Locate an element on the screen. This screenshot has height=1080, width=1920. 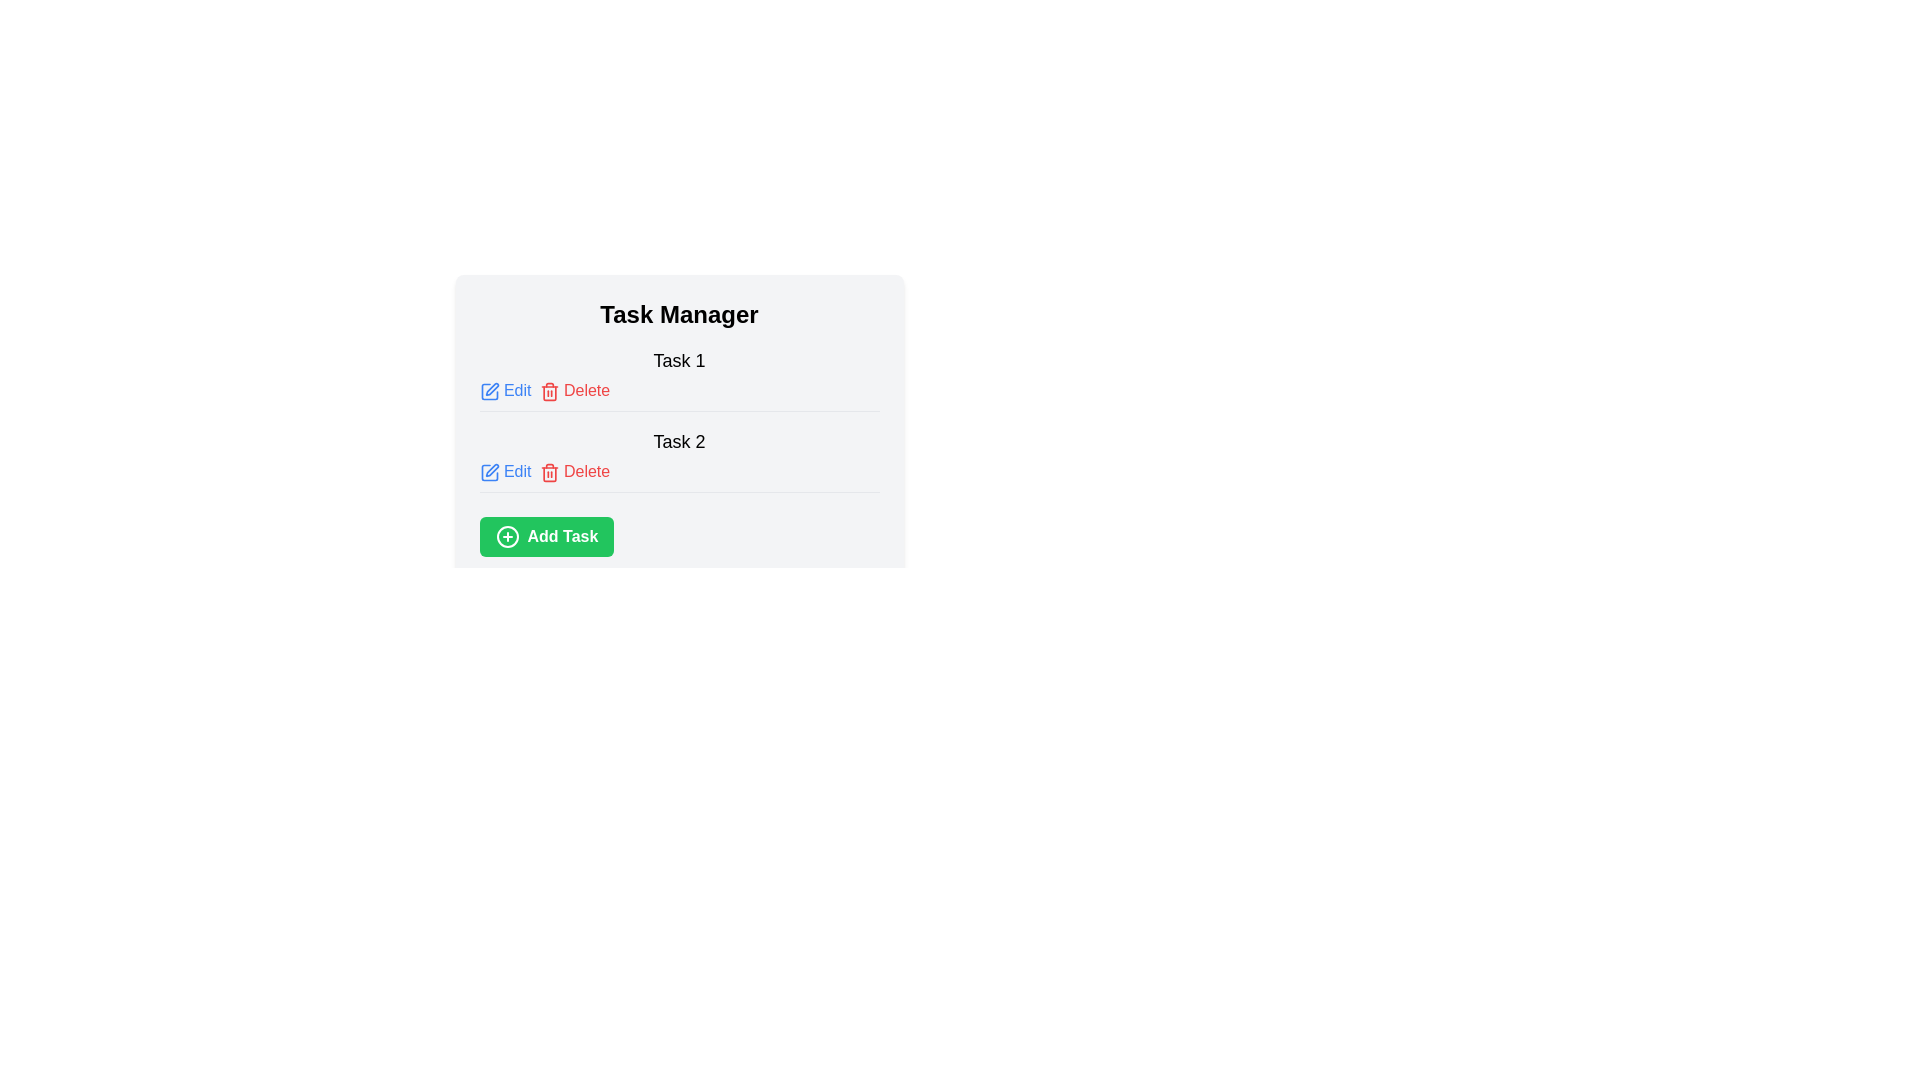
the 'Delete' button, which is a red textual label accompanied by a trashcan icon, positioned to the right of the 'Edit' button in a horizontal layout is located at coordinates (573, 471).